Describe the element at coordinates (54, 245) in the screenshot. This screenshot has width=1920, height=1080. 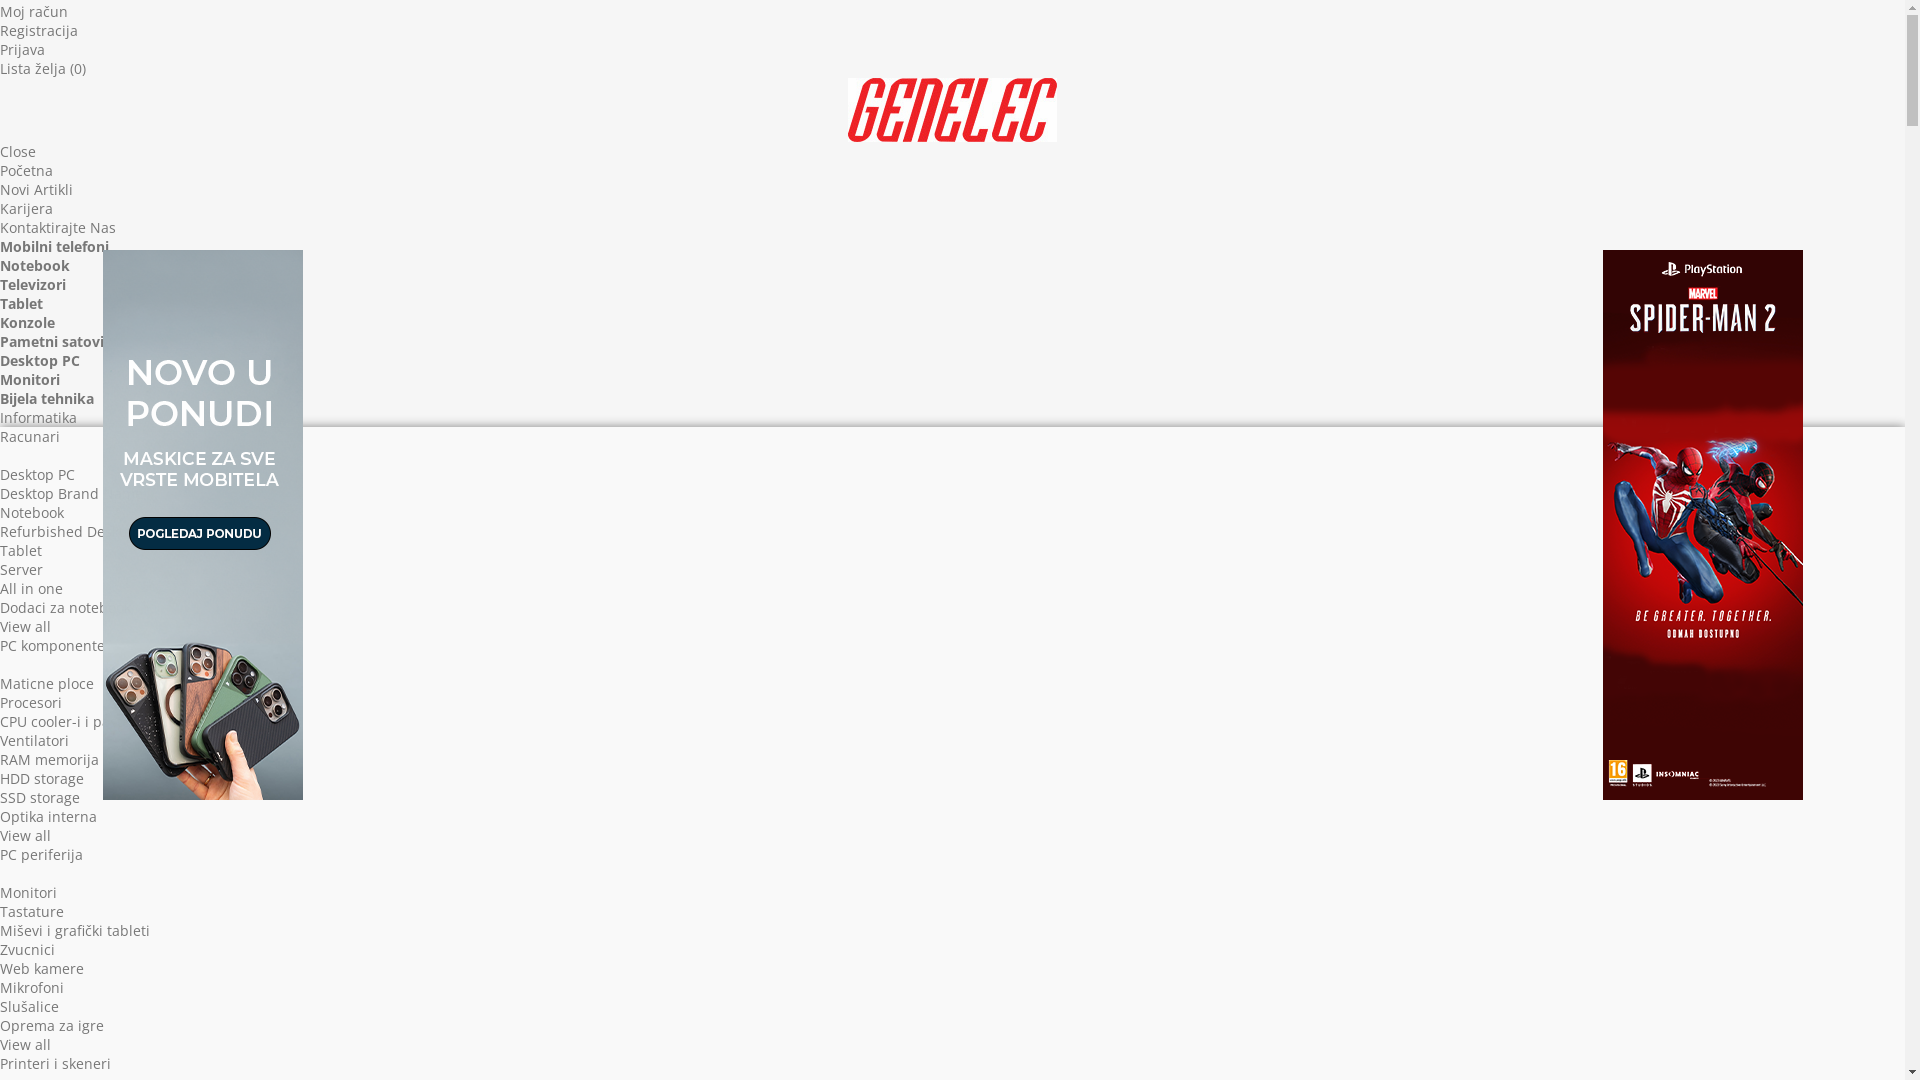
I see `'Mobilni telefoni'` at that location.